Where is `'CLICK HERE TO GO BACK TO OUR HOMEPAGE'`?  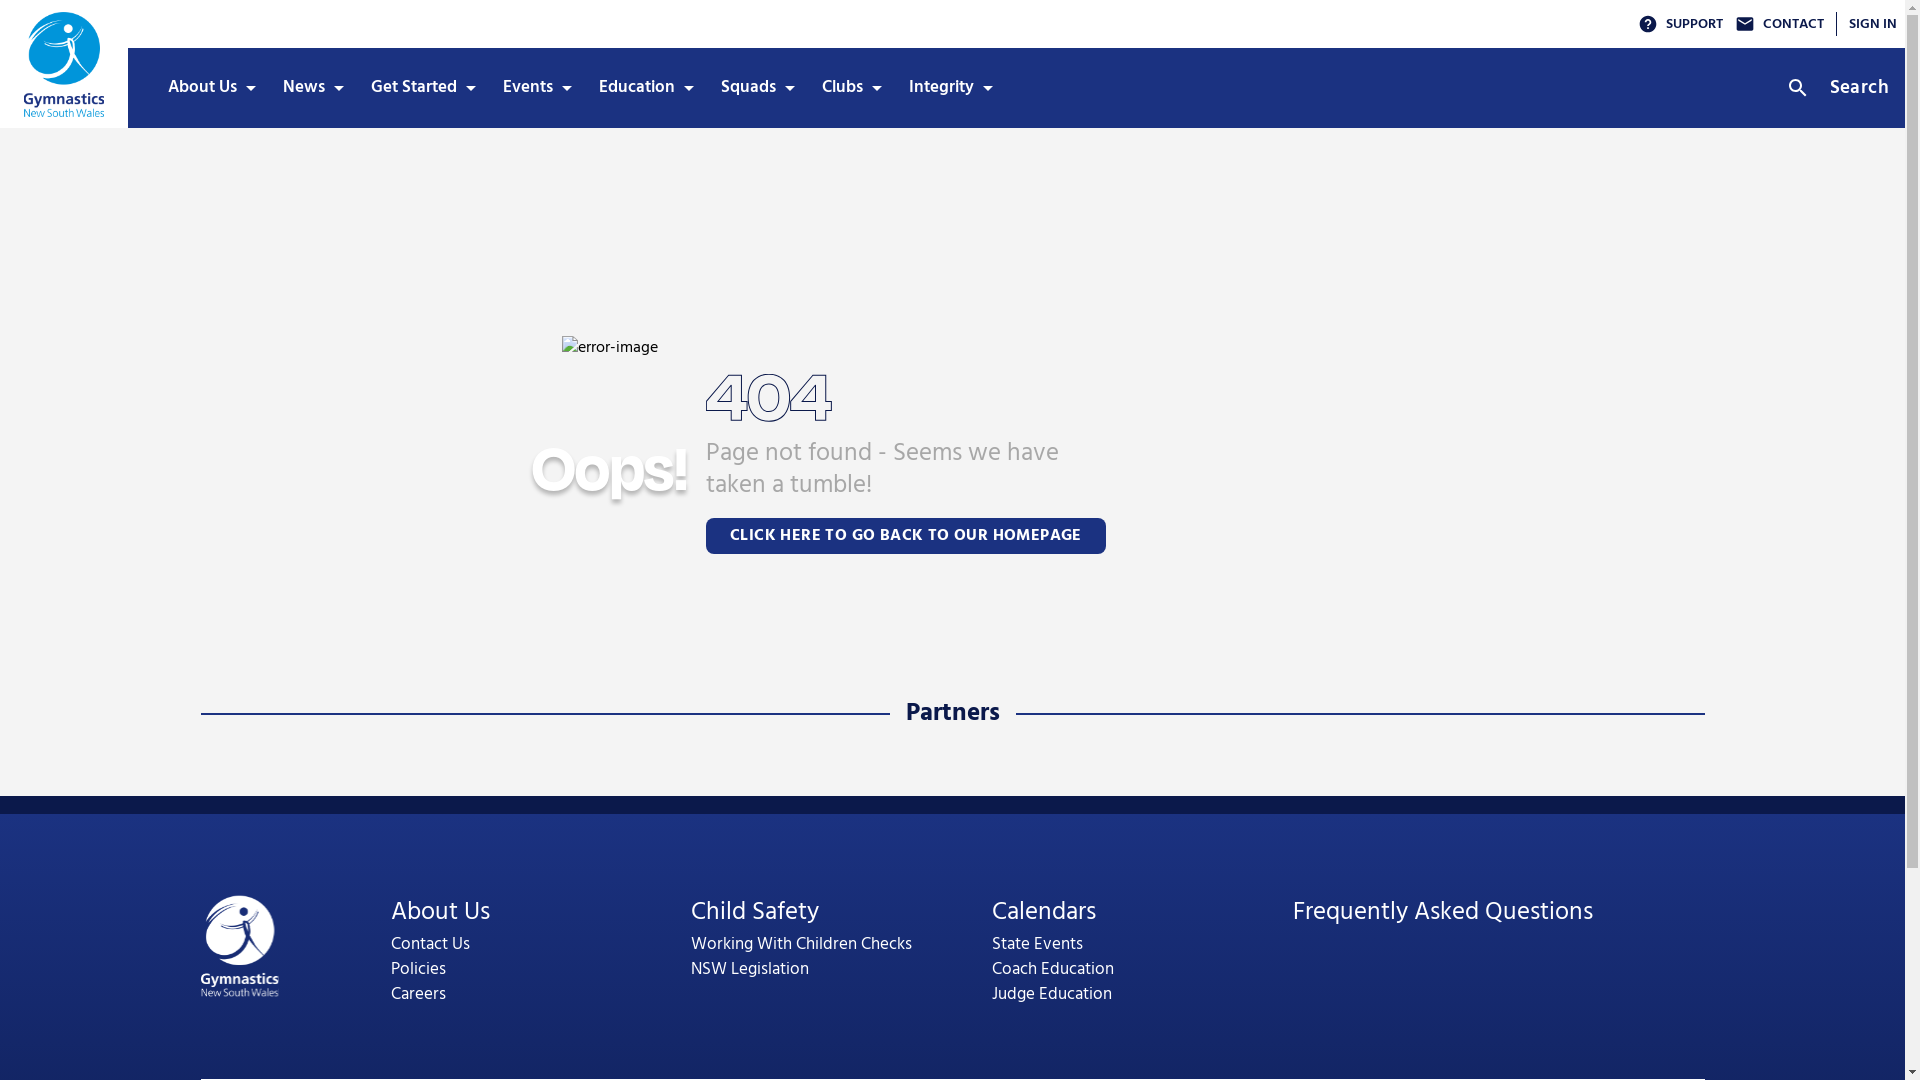
'CLICK HERE TO GO BACK TO OUR HOMEPAGE' is located at coordinates (905, 535).